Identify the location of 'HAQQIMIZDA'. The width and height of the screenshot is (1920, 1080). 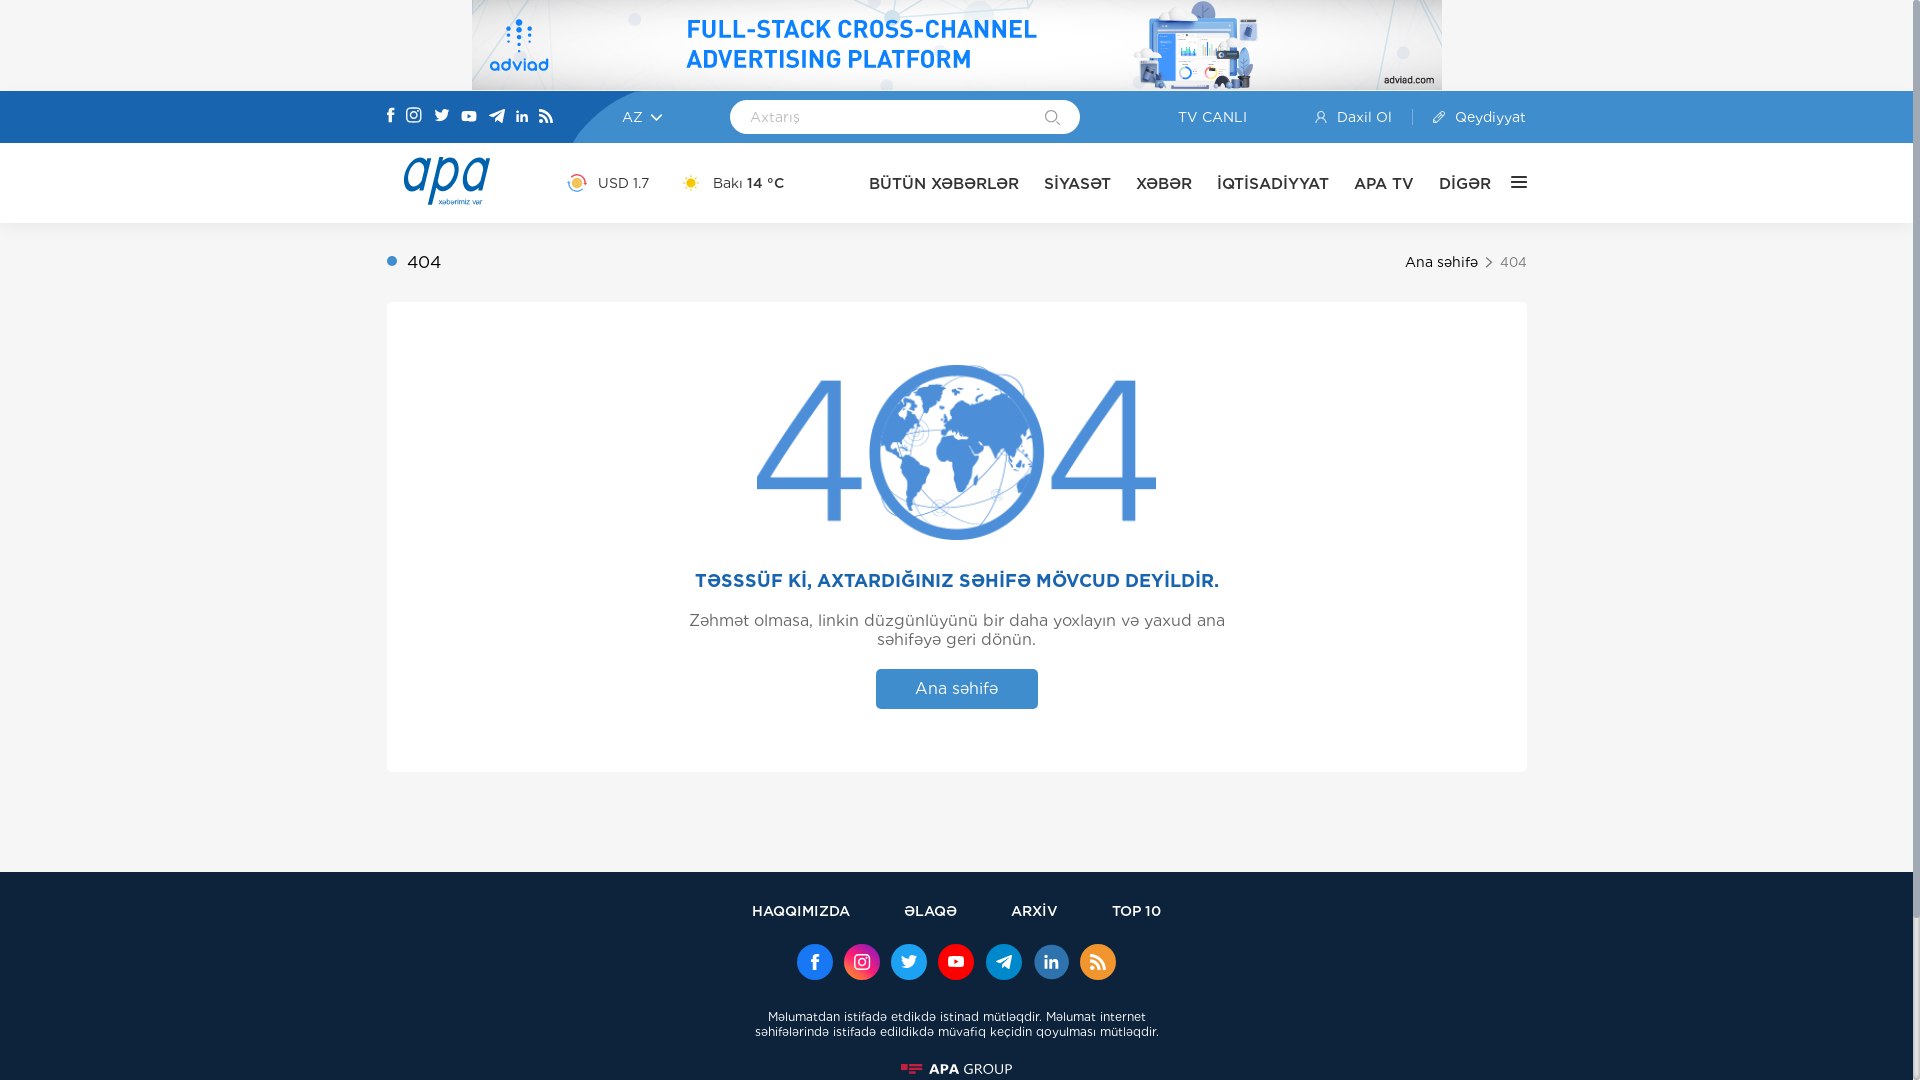
(751, 910).